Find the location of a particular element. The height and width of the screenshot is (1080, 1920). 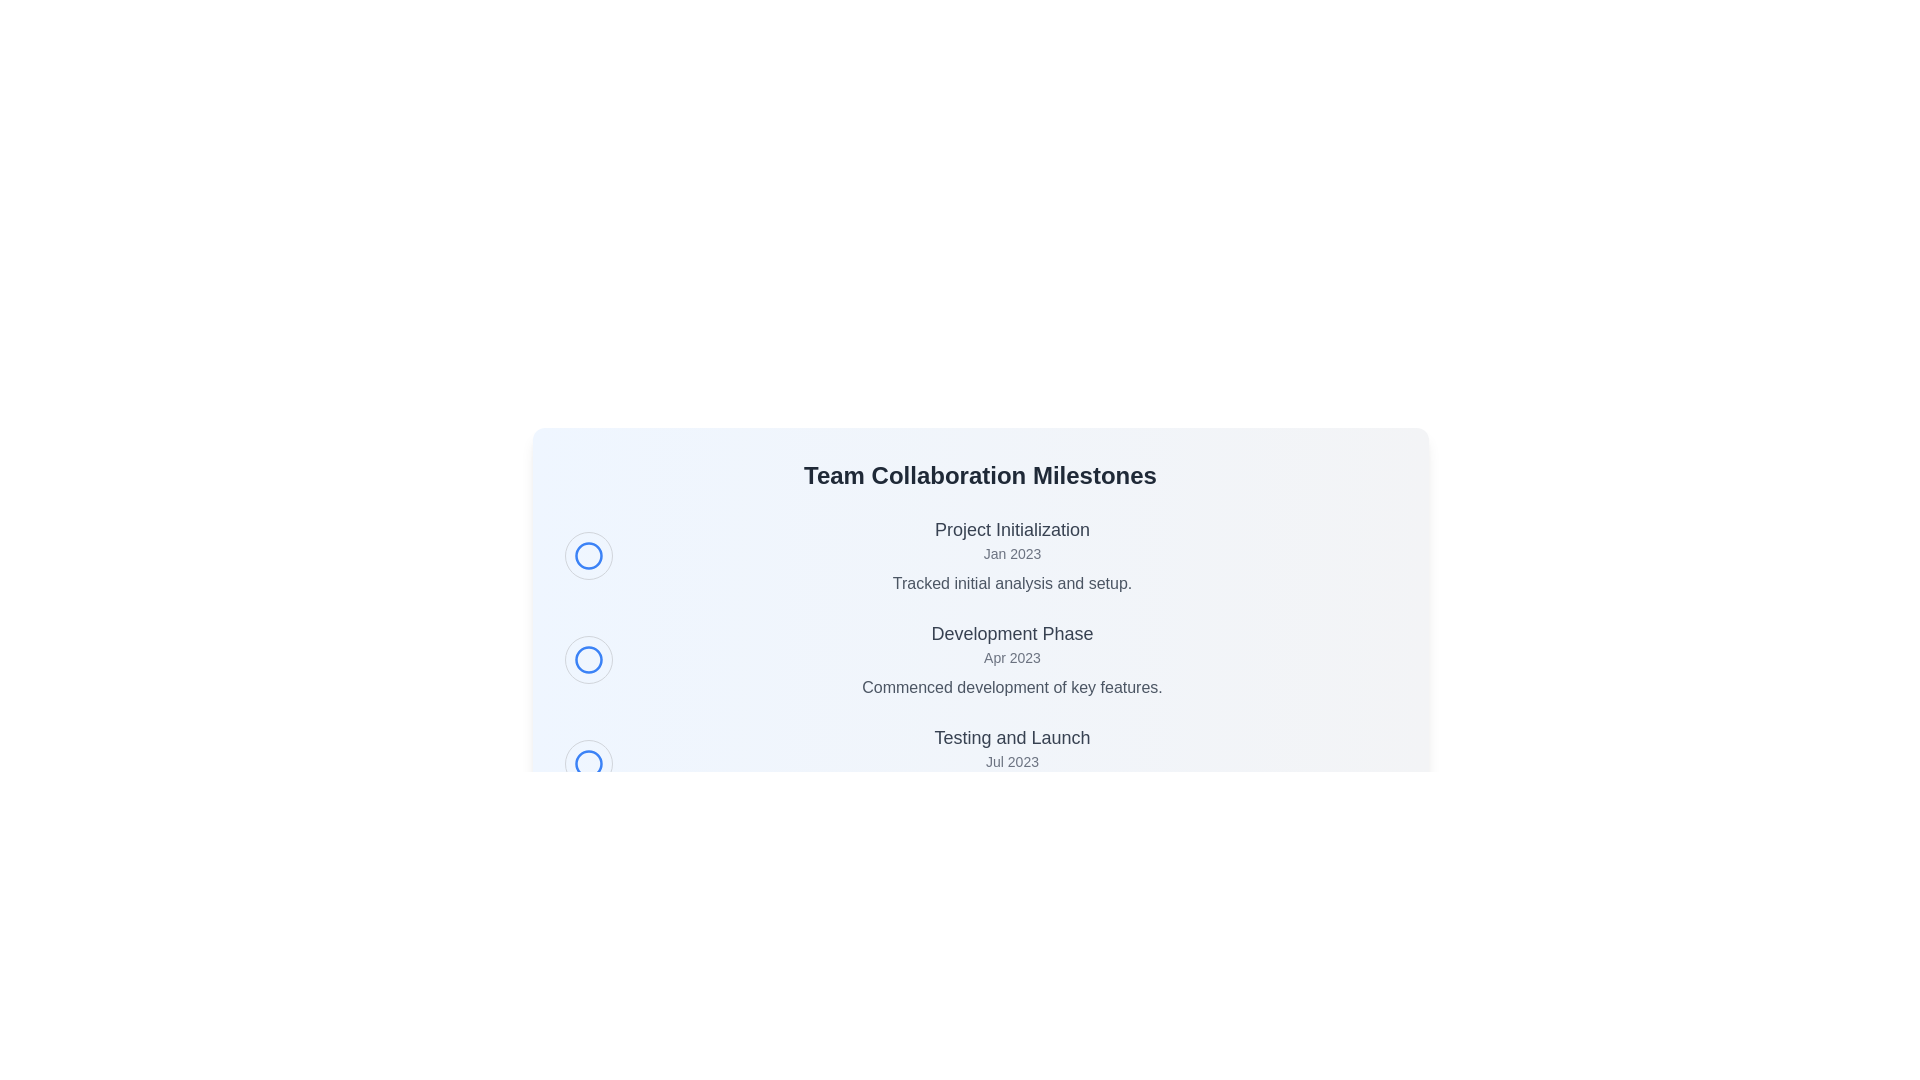

the text display that reads 'Commenced development of key features.', which is styled in a smaller font size and muted gray color, positioned below 'Development Phase' and 'Apr 2023' is located at coordinates (1012, 686).